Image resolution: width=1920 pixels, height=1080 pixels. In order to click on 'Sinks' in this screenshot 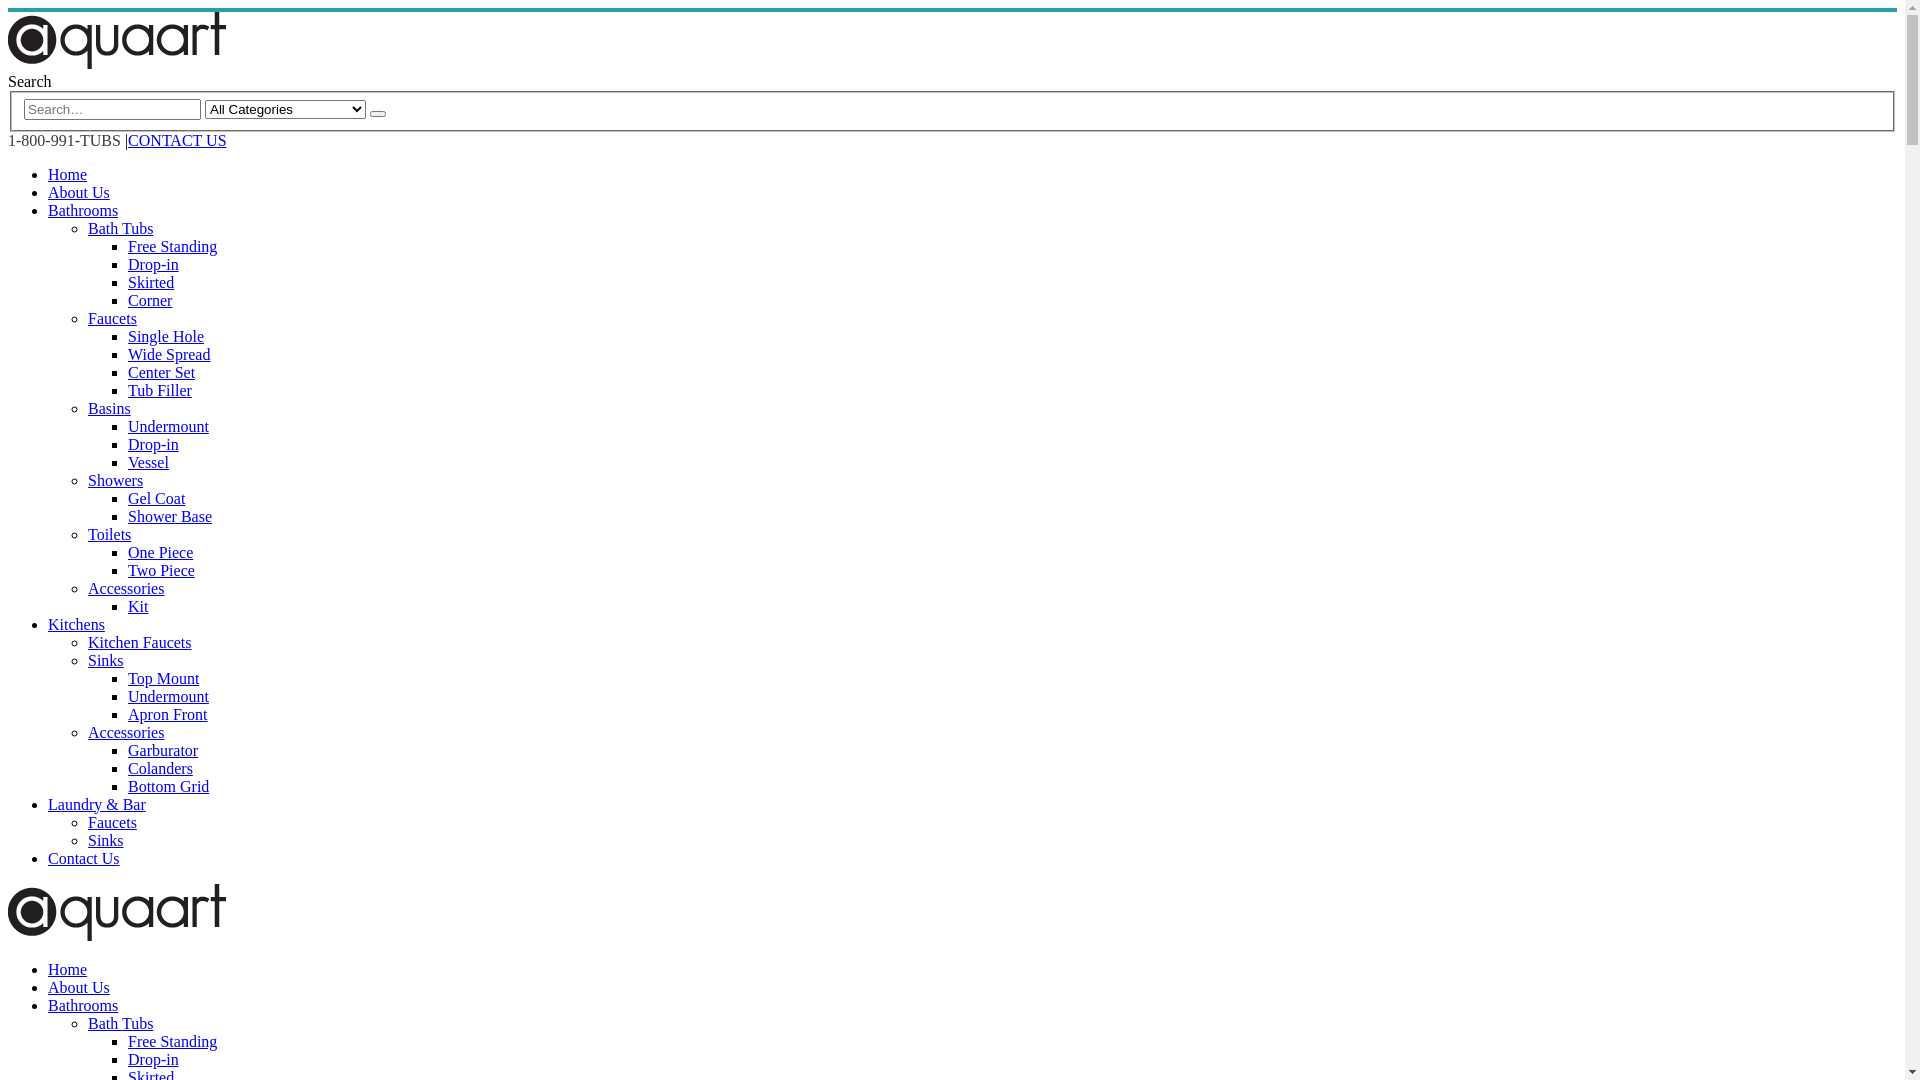, I will do `click(104, 660)`.